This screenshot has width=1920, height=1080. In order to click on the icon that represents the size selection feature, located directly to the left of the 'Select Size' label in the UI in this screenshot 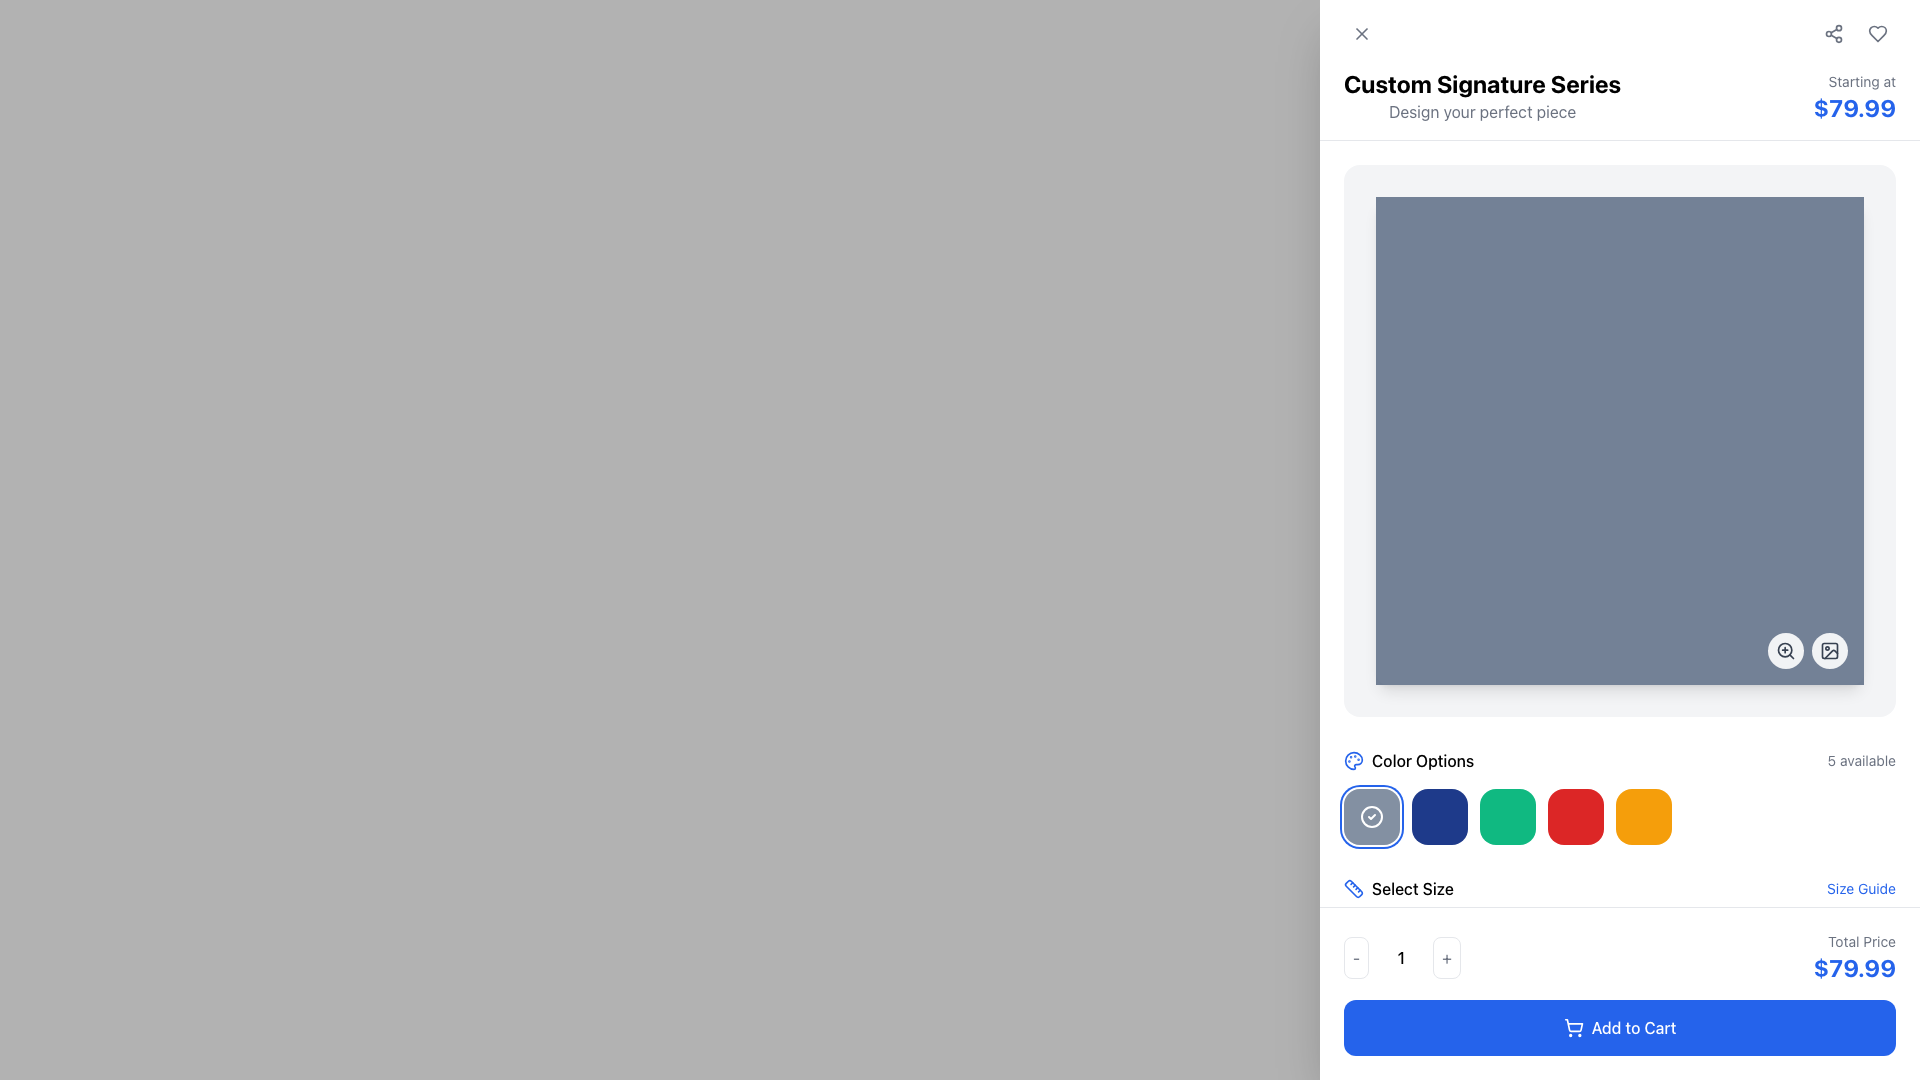, I will do `click(1353, 887)`.